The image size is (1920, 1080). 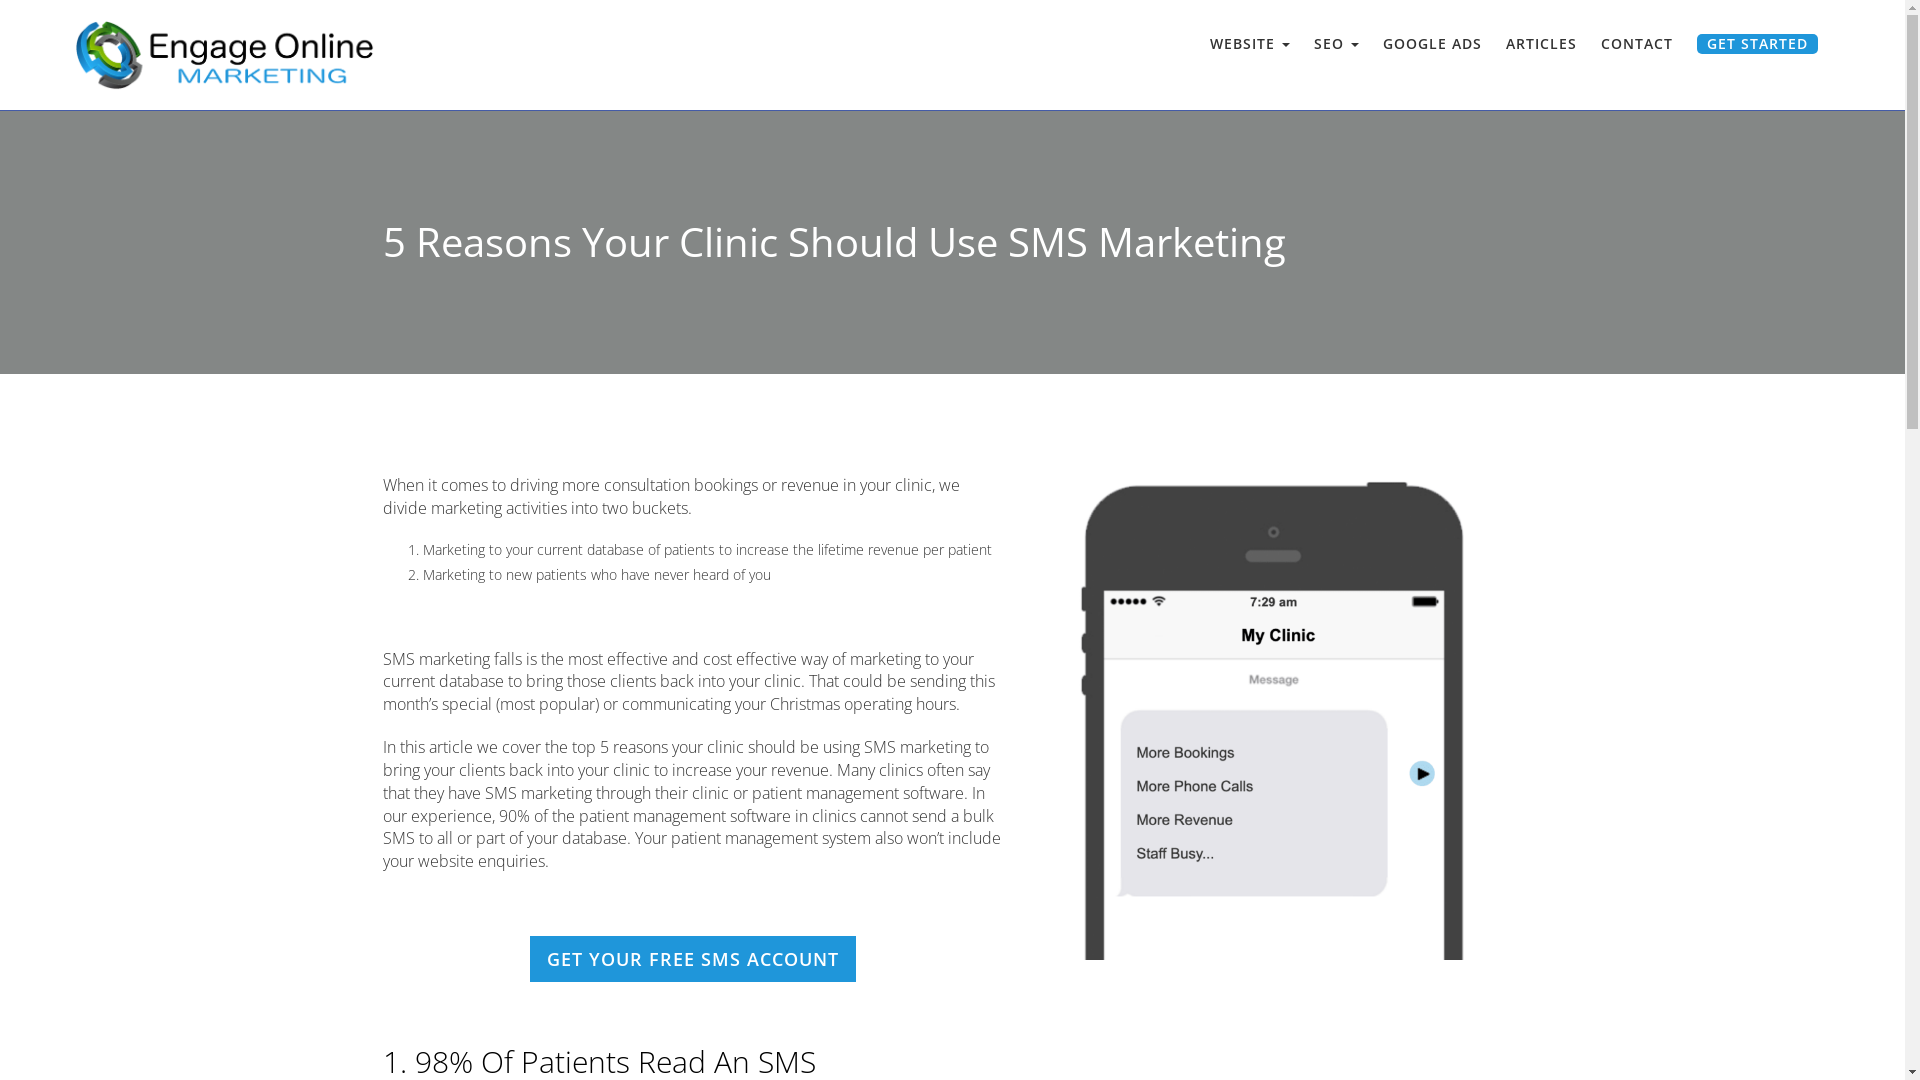 What do you see at coordinates (1336, 42) in the screenshot?
I see `'SEO'` at bounding box center [1336, 42].